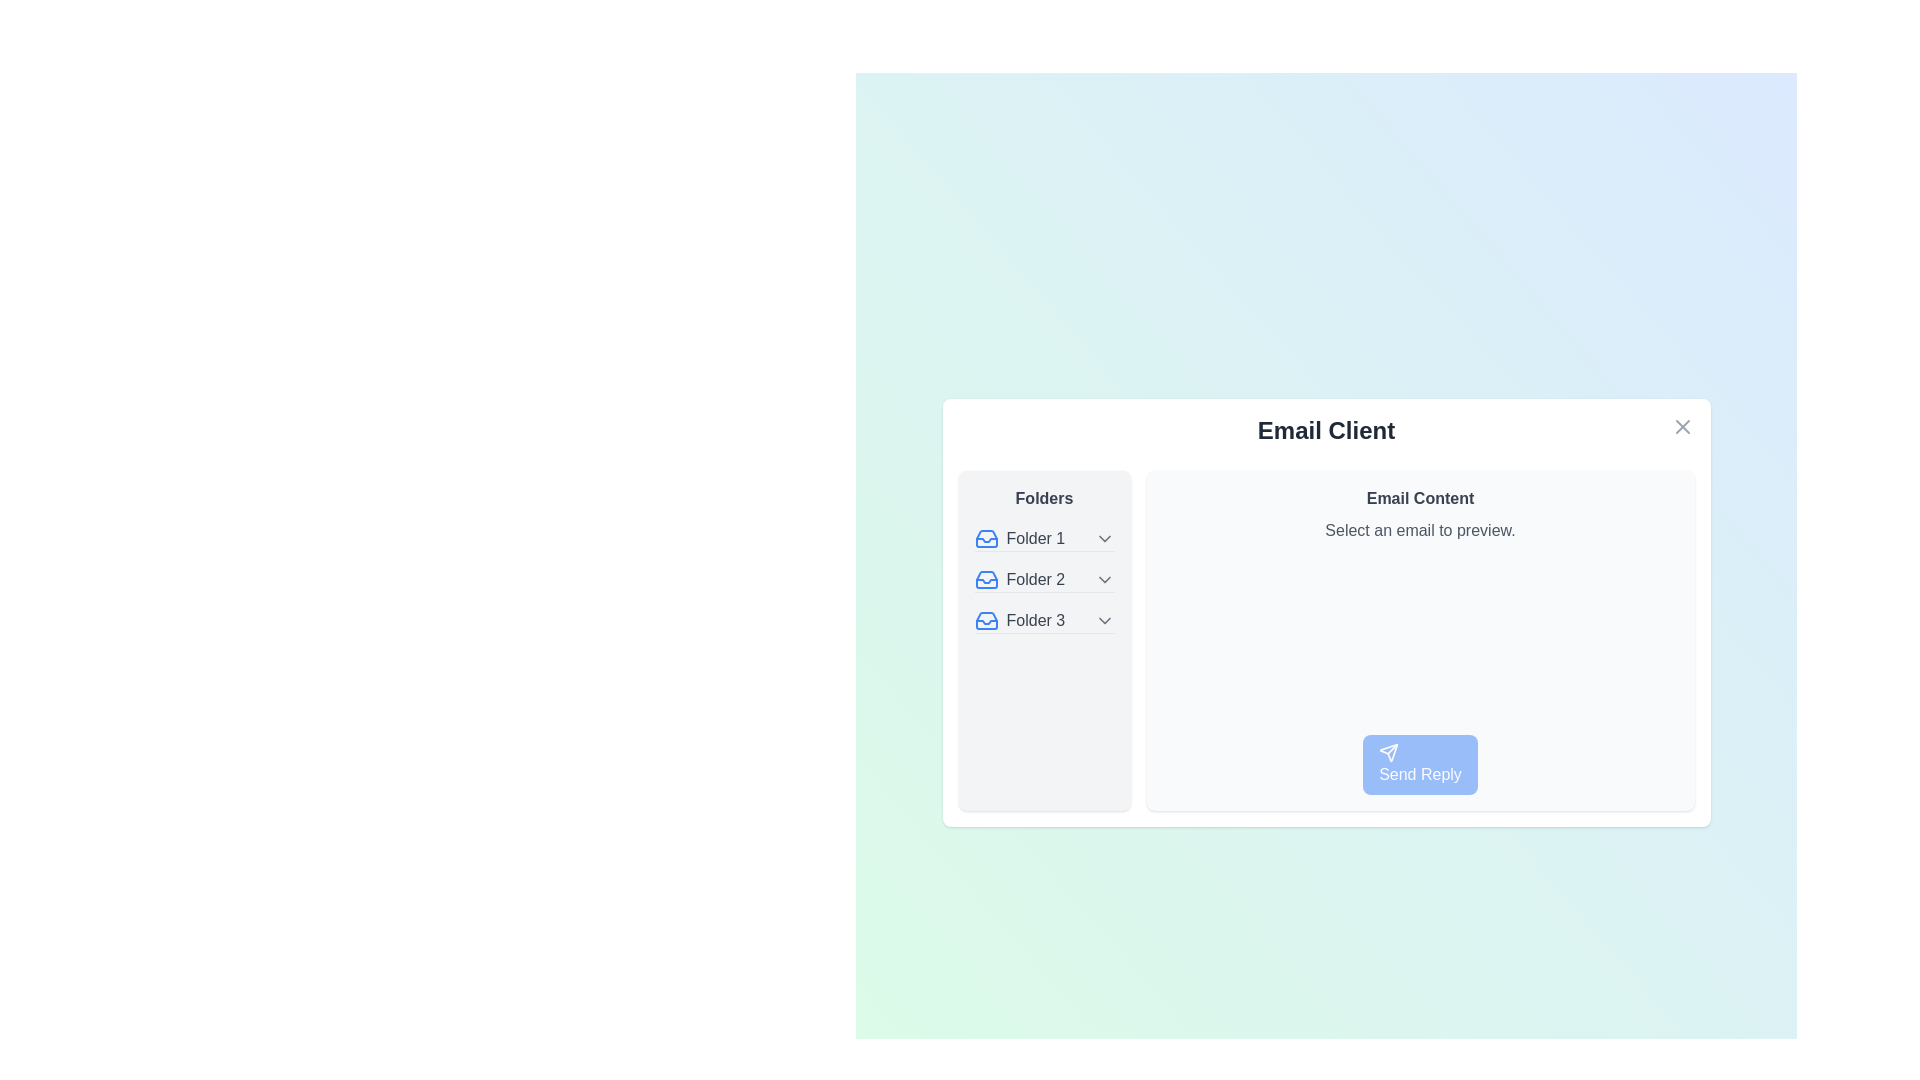 The width and height of the screenshot is (1920, 1080). Describe the element at coordinates (1019, 620) in the screenshot. I see `the 'Folder 3' list item in the Folders section` at that location.